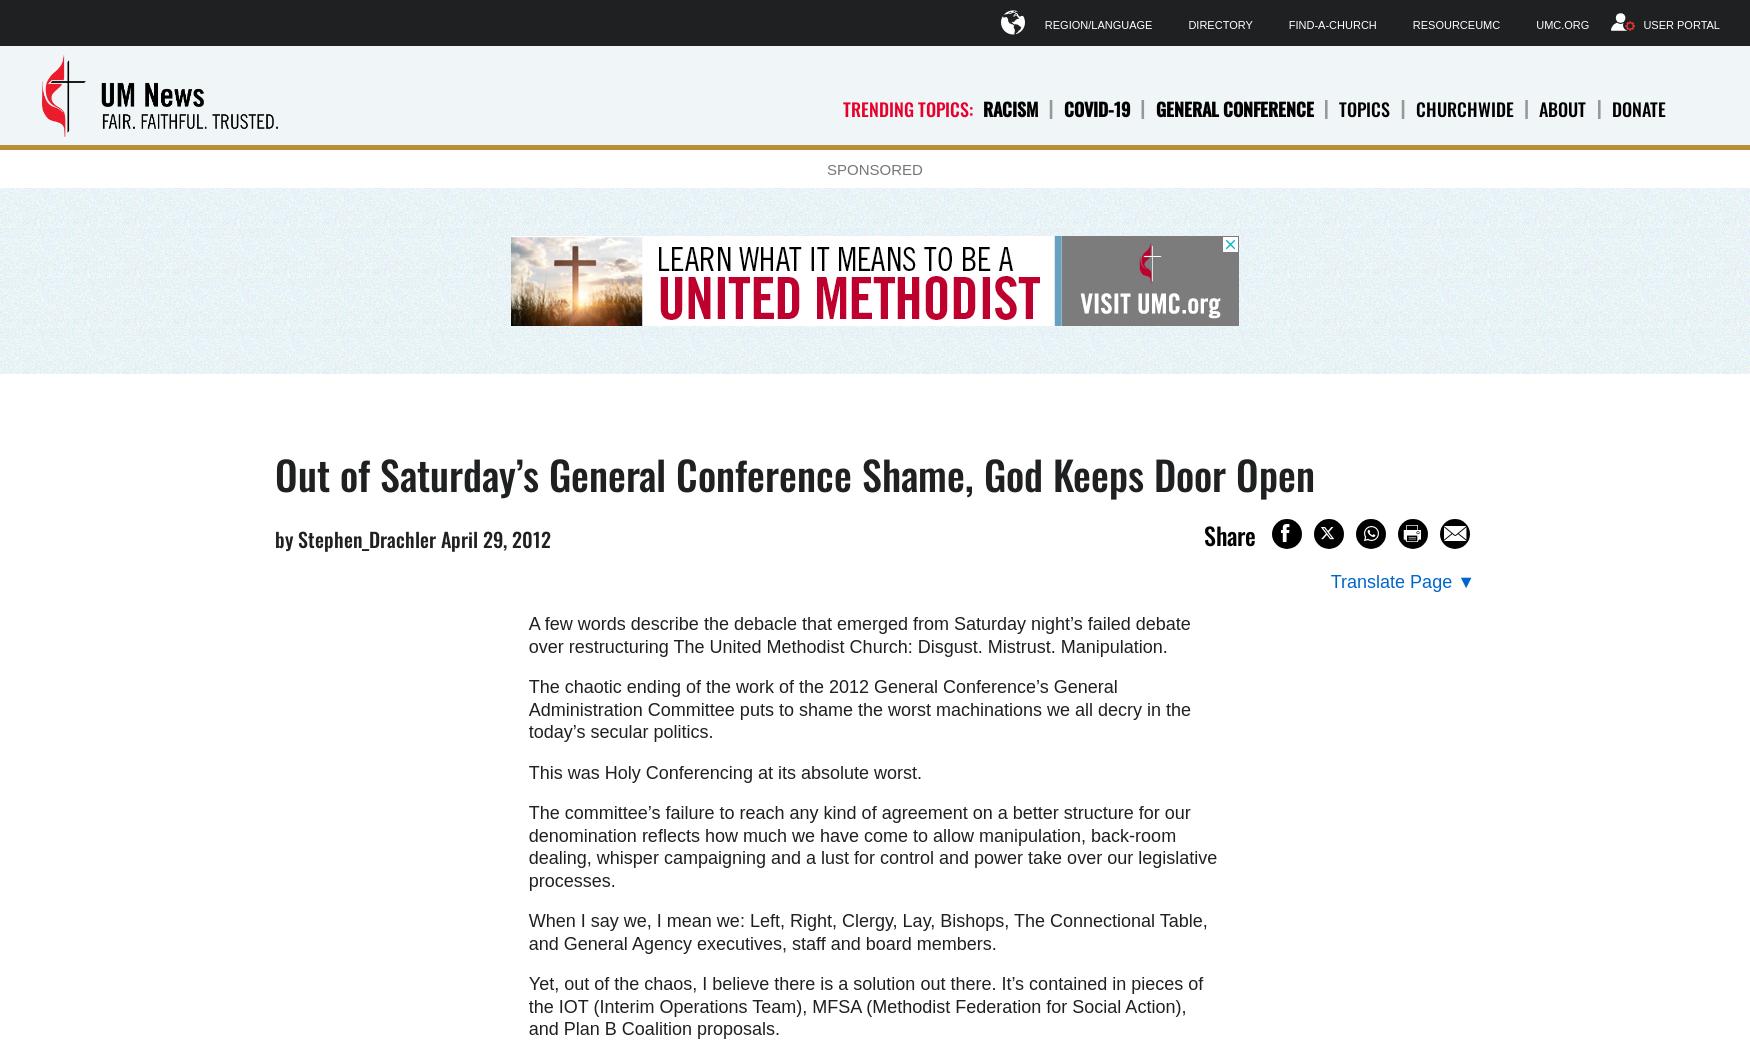  I want to click on 'This was Holy Conferencing at its absolute worst.', so click(724, 771).